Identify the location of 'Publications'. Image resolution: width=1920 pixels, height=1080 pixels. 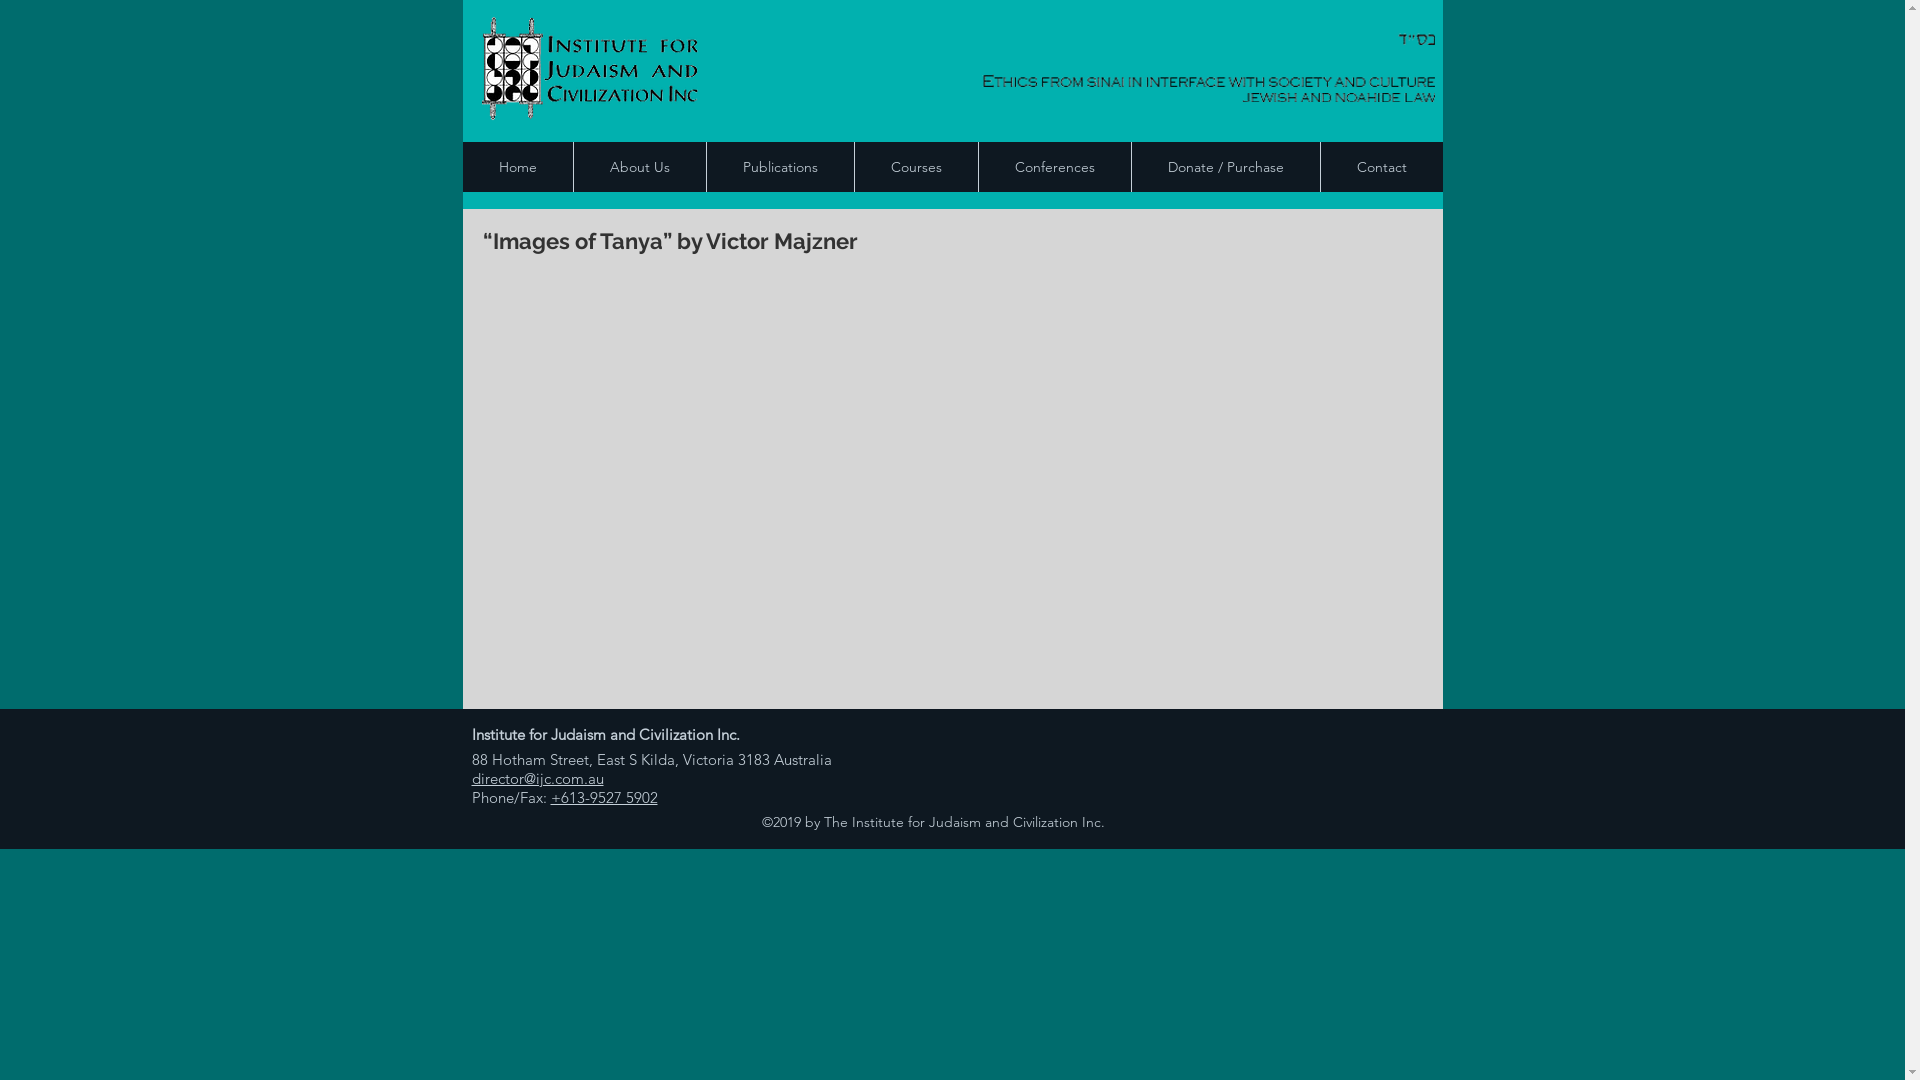
(778, 165).